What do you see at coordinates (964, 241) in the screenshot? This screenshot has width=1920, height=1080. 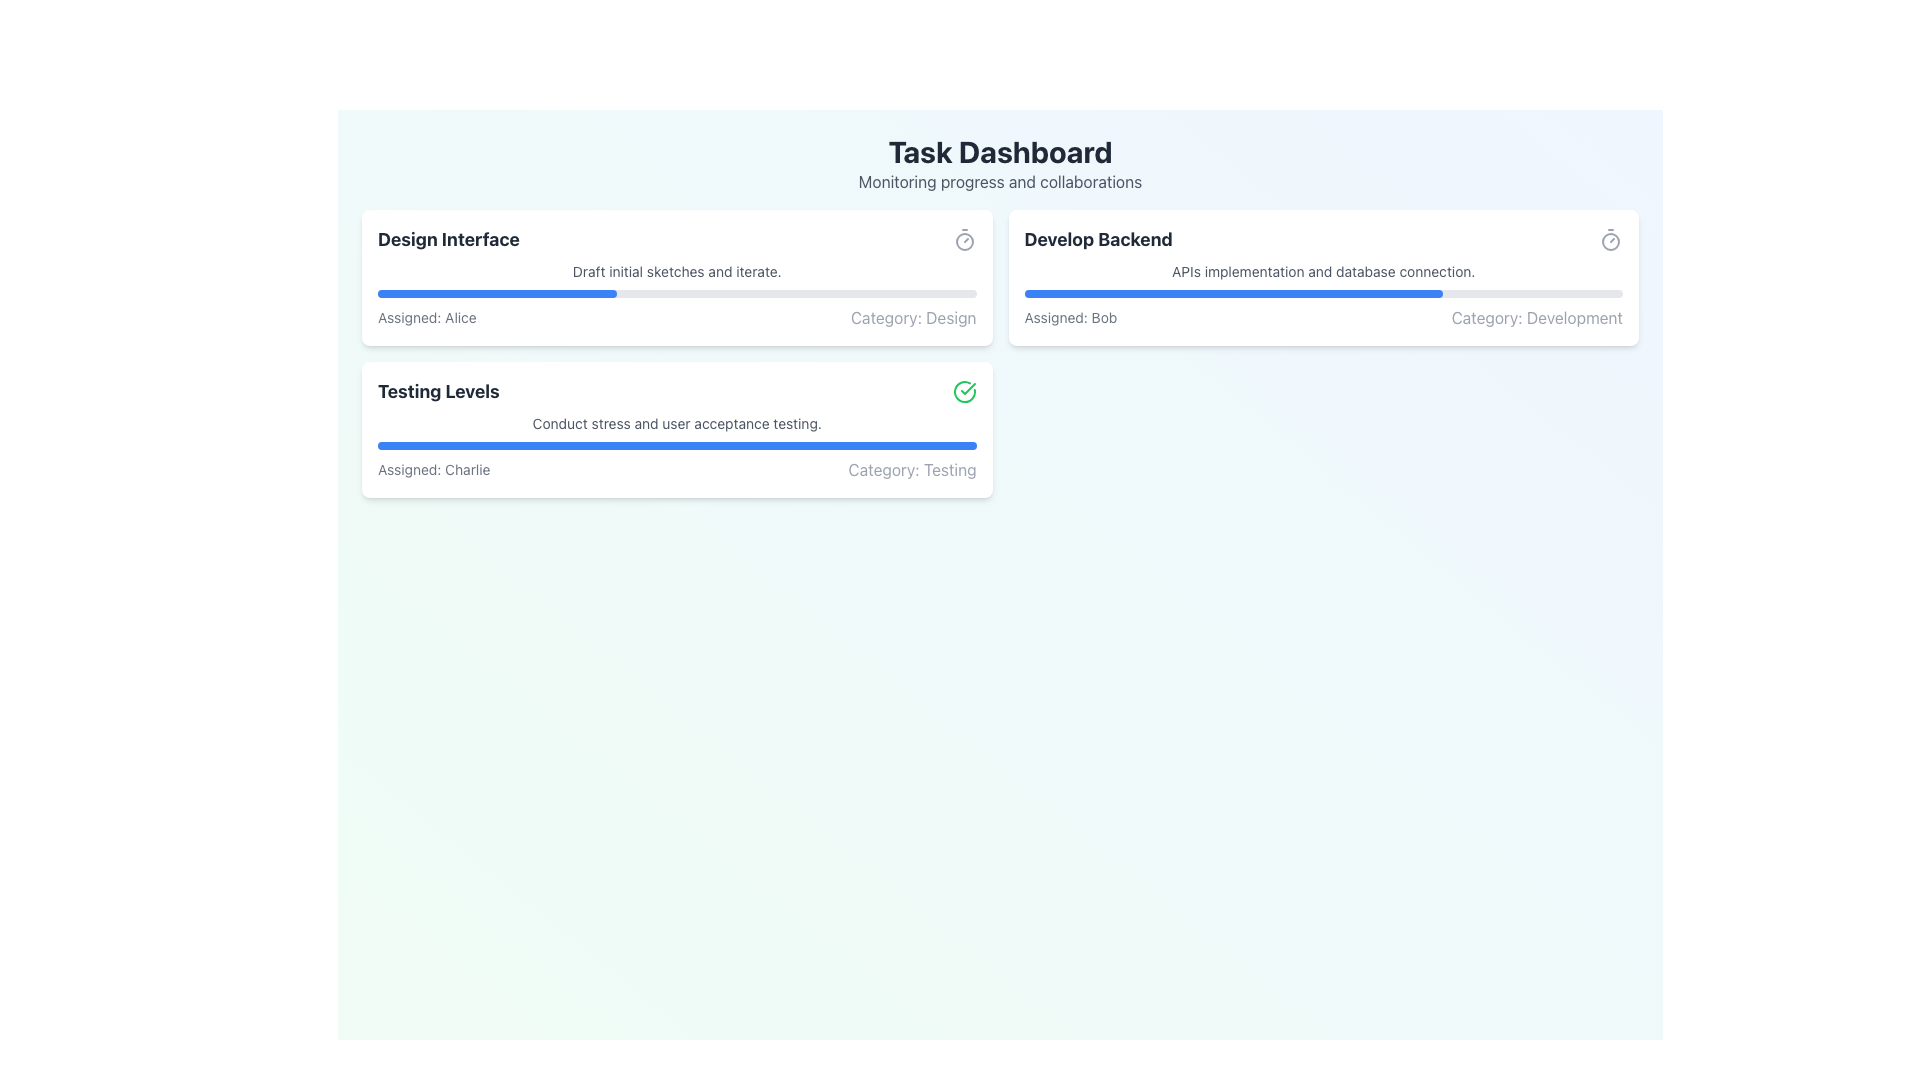 I see `the SVG Circle element, which is styled with a gray stroke color and is part of the timer icon located in the upper-right corner of the 'Develop Backend' card` at bounding box center [964, 241].